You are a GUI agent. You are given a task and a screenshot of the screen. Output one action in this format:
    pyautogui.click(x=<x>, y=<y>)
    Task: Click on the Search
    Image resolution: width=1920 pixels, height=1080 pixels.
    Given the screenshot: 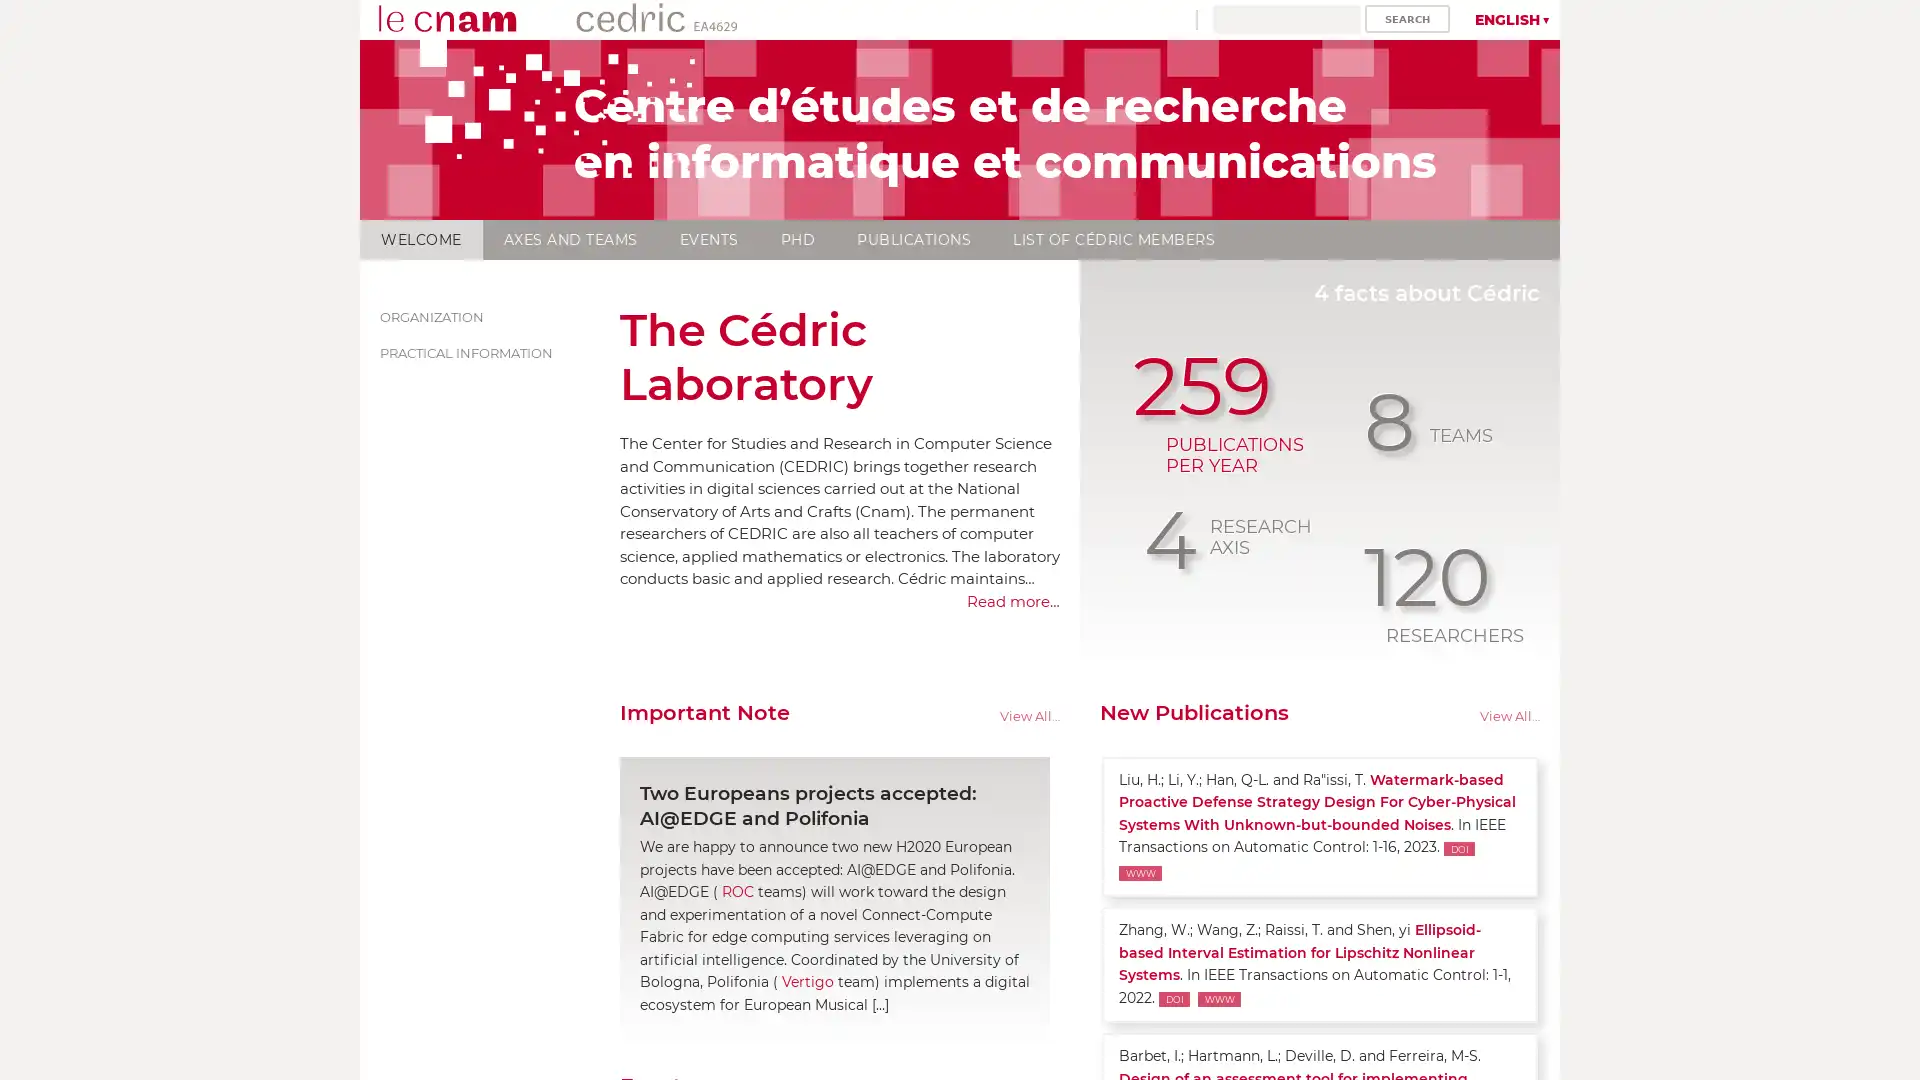 What is the action you would take?
    pyautogui.click(x=1406, y=19)
    